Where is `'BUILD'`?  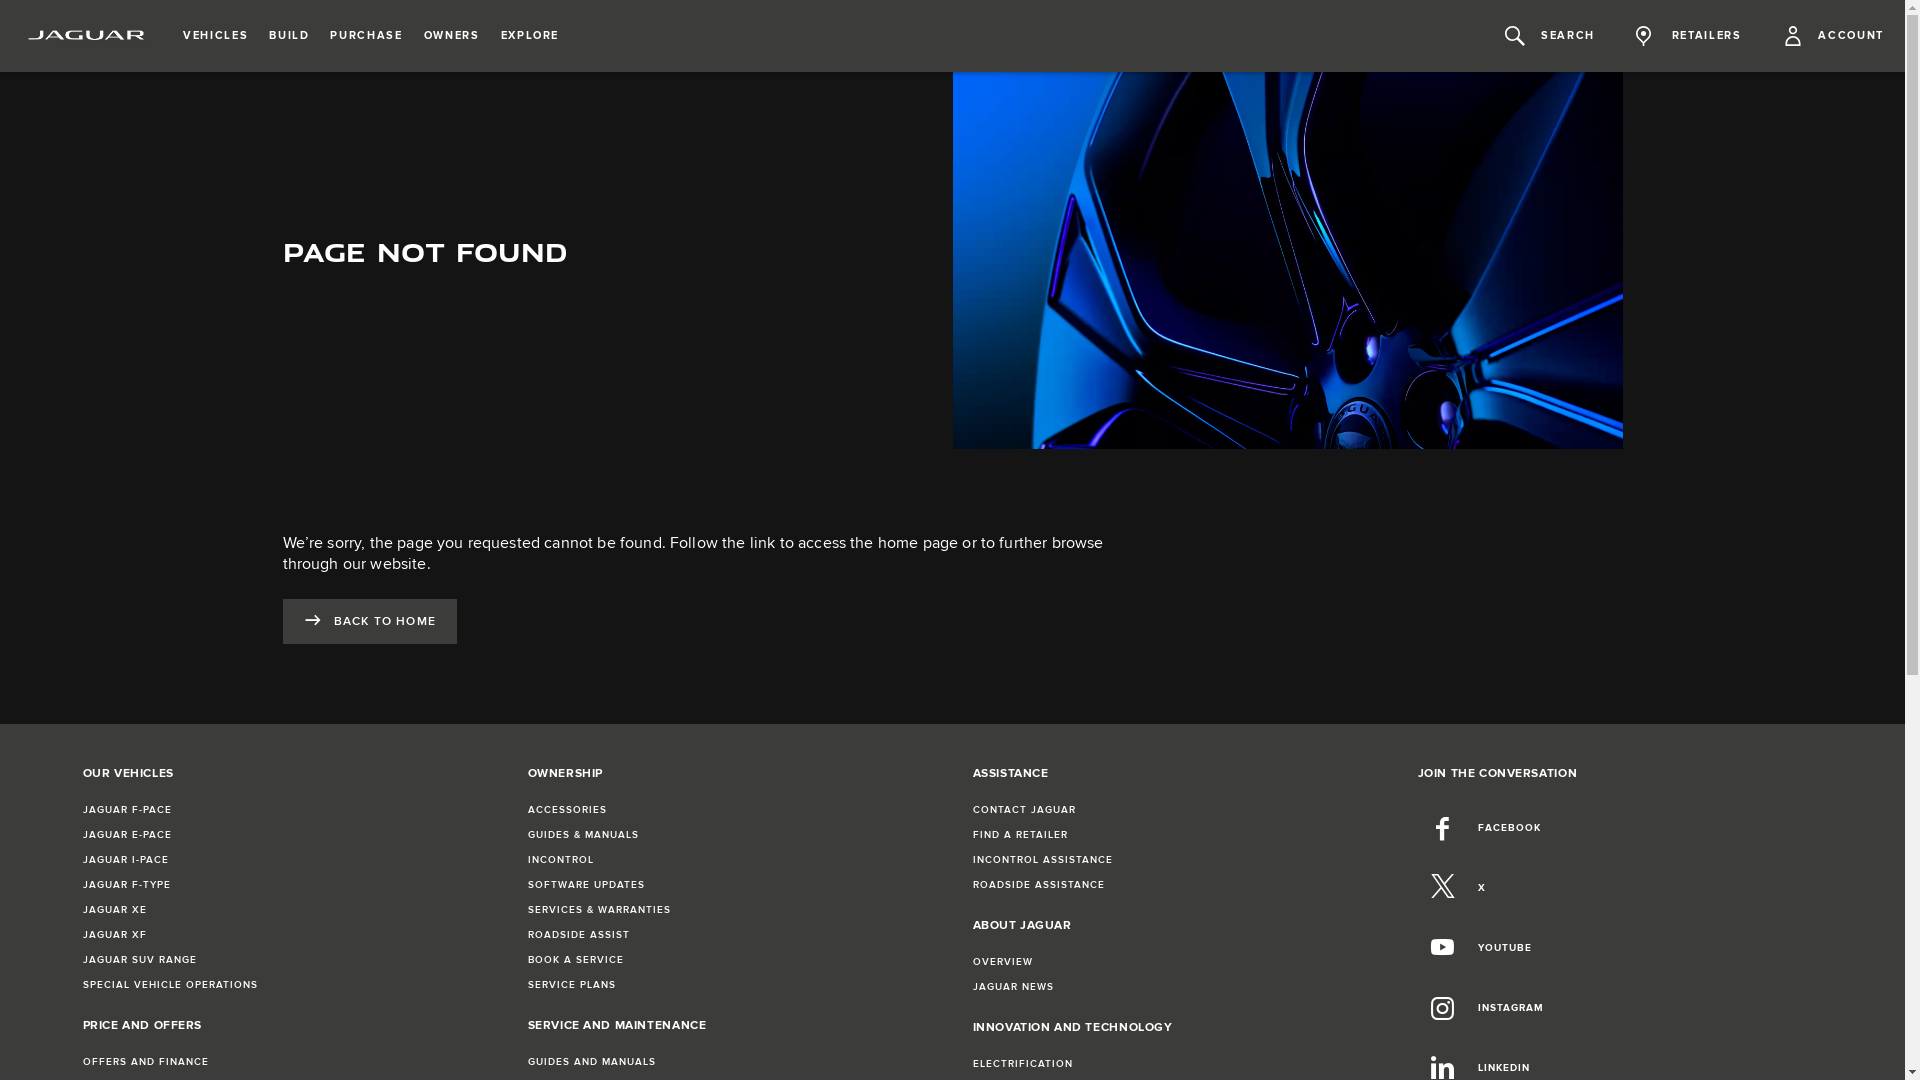
'BUILD' is located at coordinates (258, 35).